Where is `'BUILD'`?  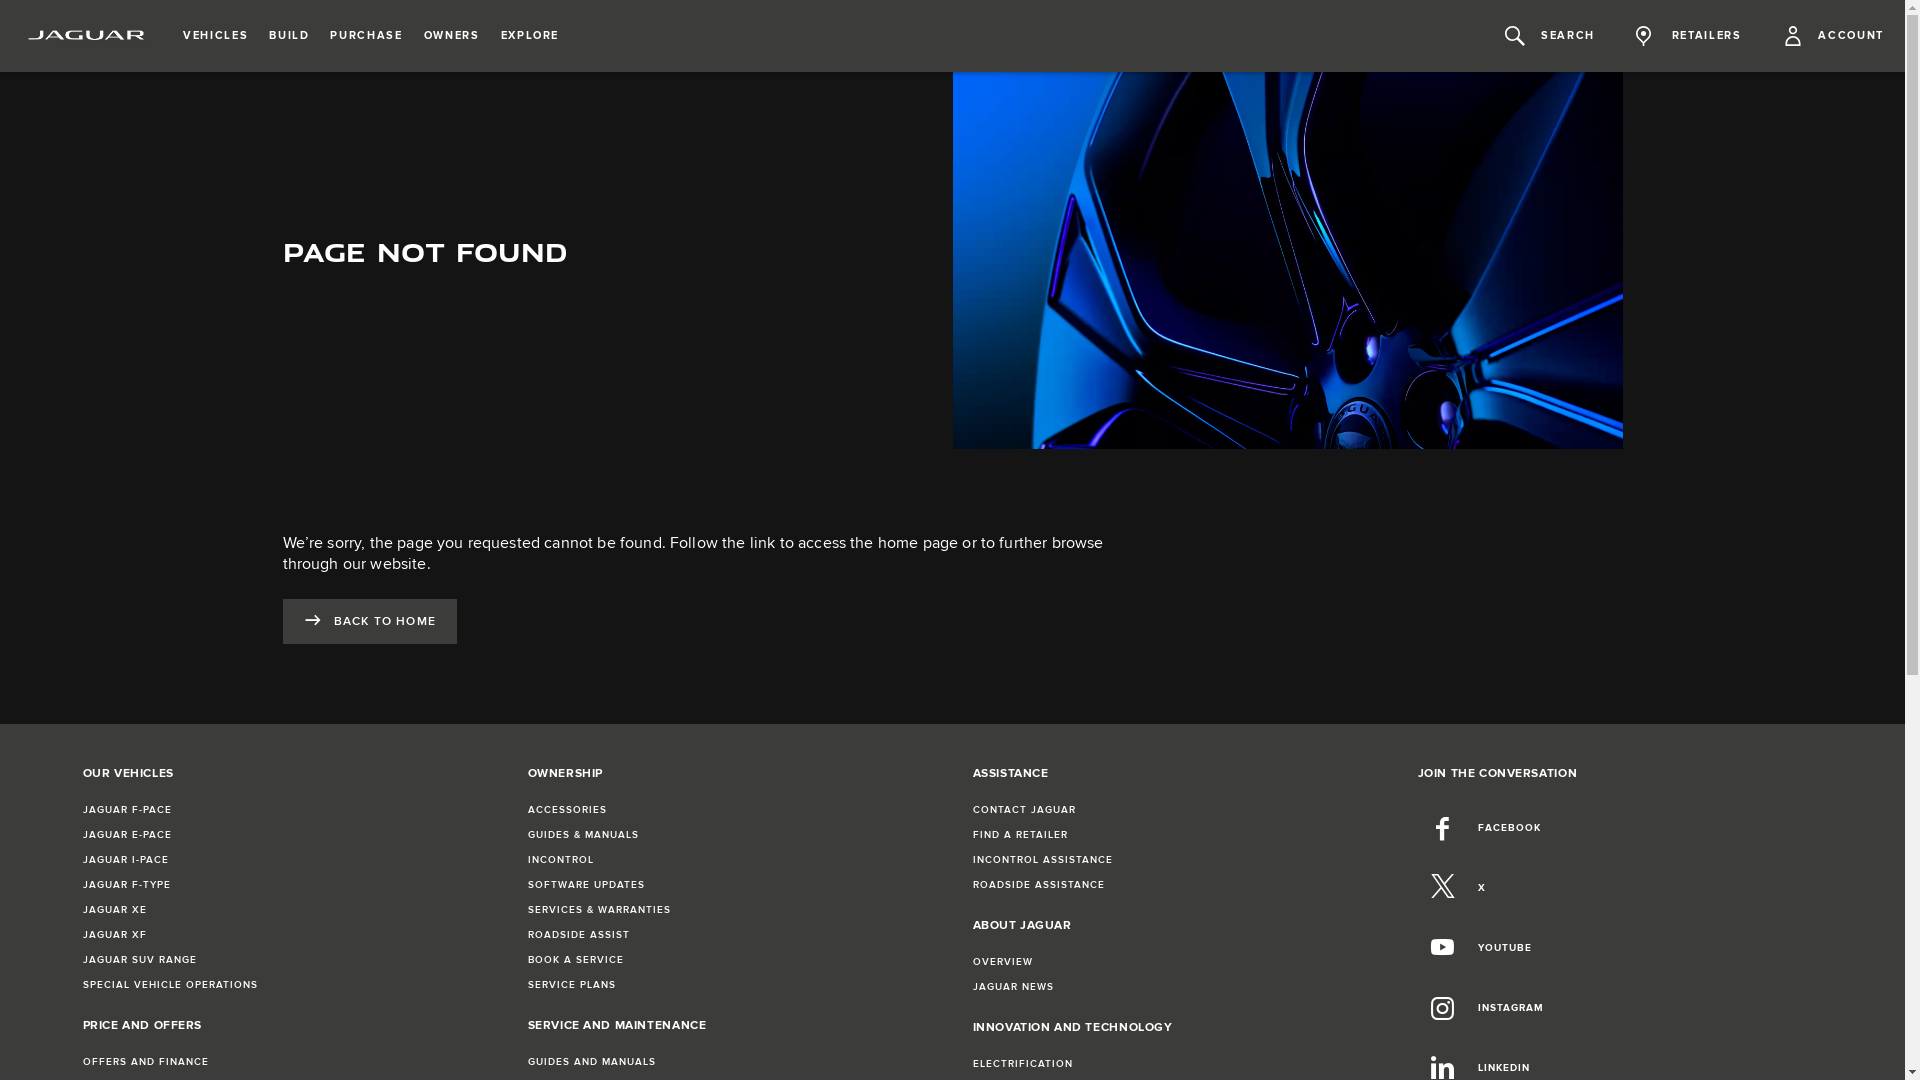
'BUILD' is located at coordinates (258, 35).